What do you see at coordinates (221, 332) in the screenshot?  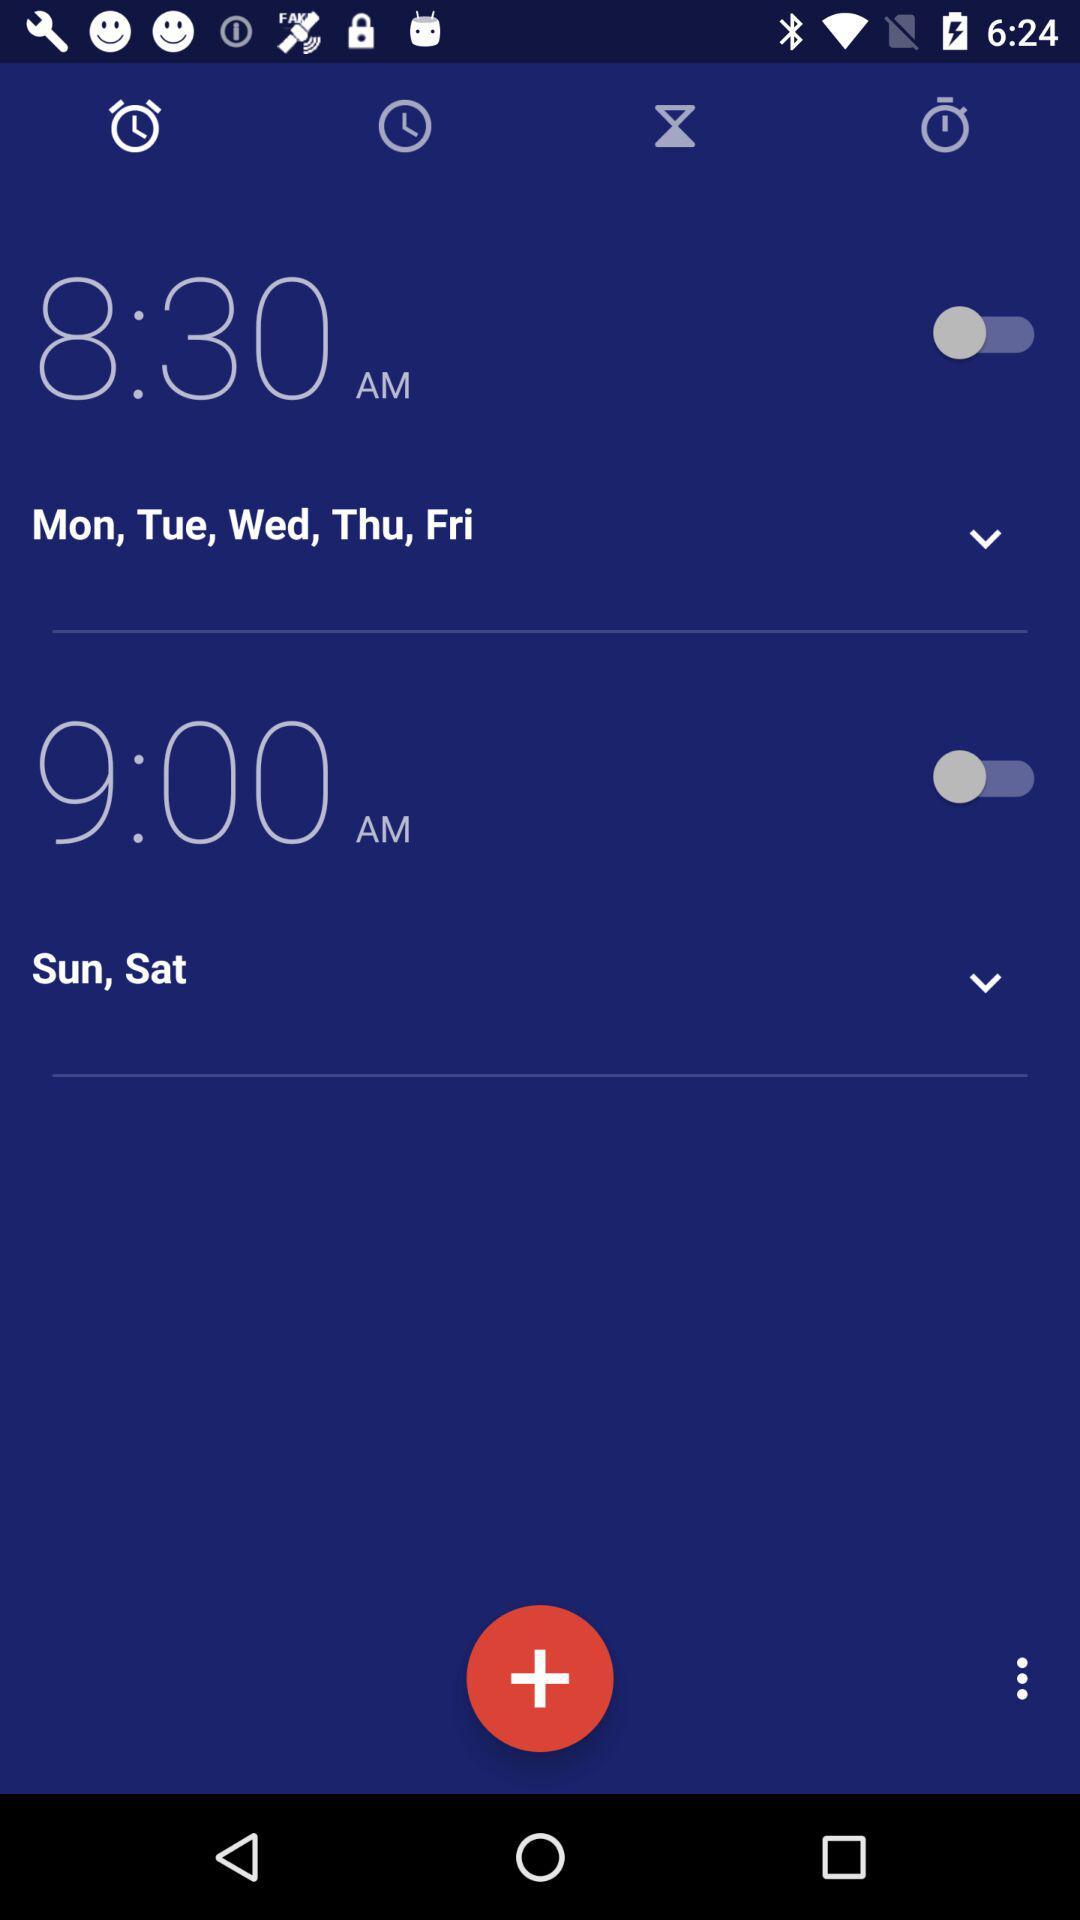 I see `the item above the mon tue wed` at bounding box center [221, 332].